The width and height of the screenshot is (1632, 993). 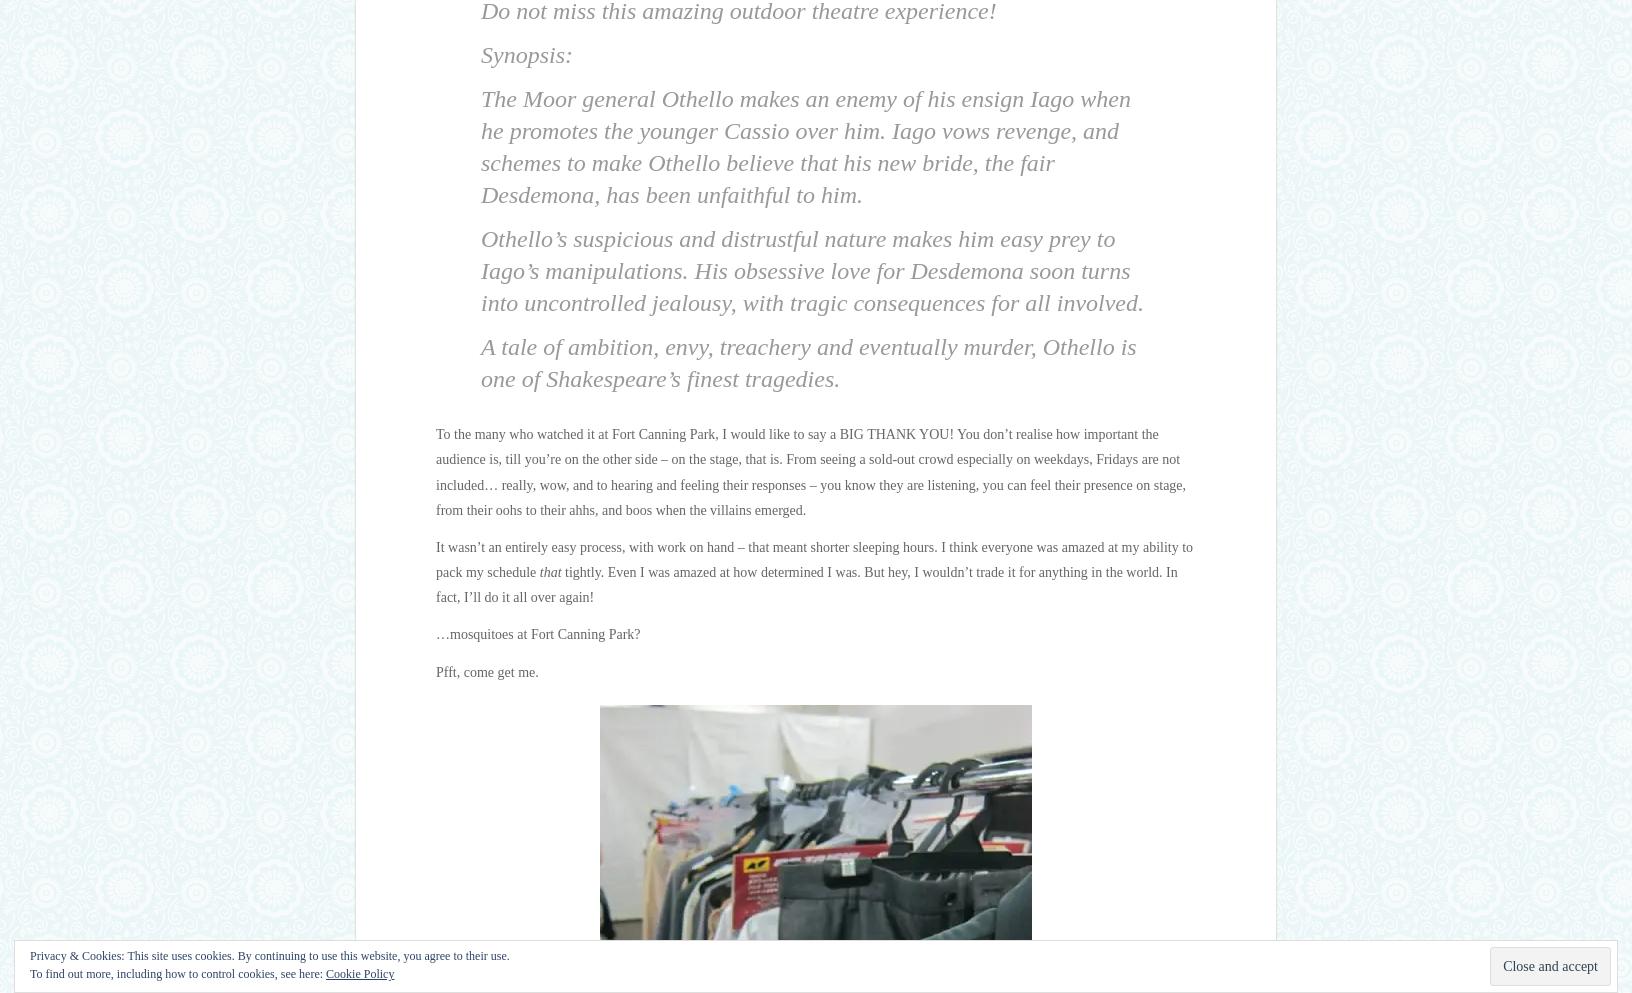 What do you see at coordinates (479, 363) in the screenshot?
I see `'A tale of ambition, envy, treachery and eventually murder, Othello is one of Shakespeare’s finest tragedies.'` at bounding box center [479, 363].